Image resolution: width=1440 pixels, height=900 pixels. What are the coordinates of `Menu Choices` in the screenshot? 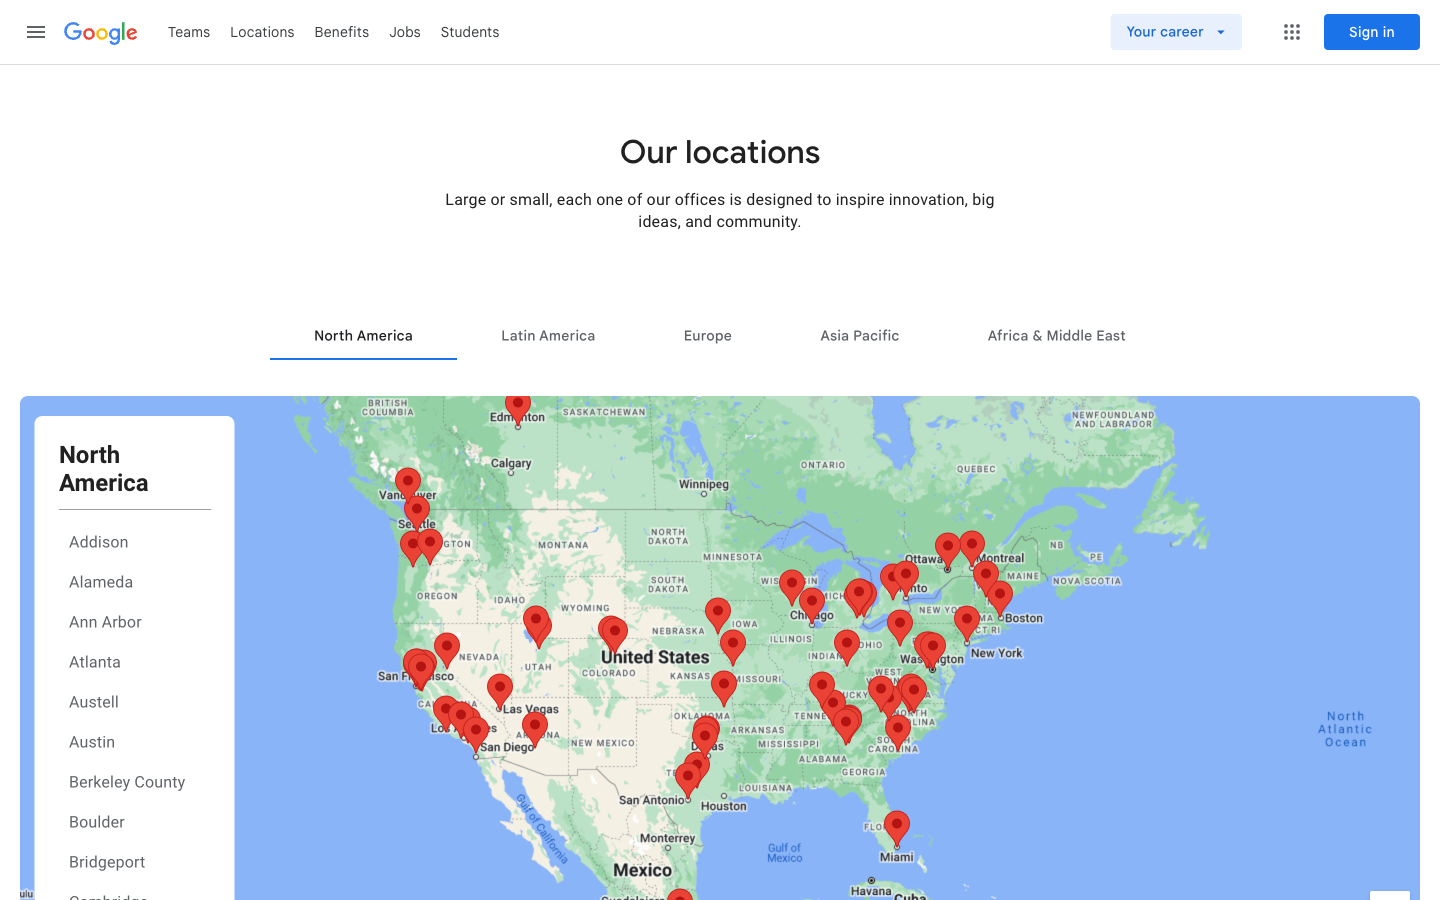 It's located at (1291, 31).